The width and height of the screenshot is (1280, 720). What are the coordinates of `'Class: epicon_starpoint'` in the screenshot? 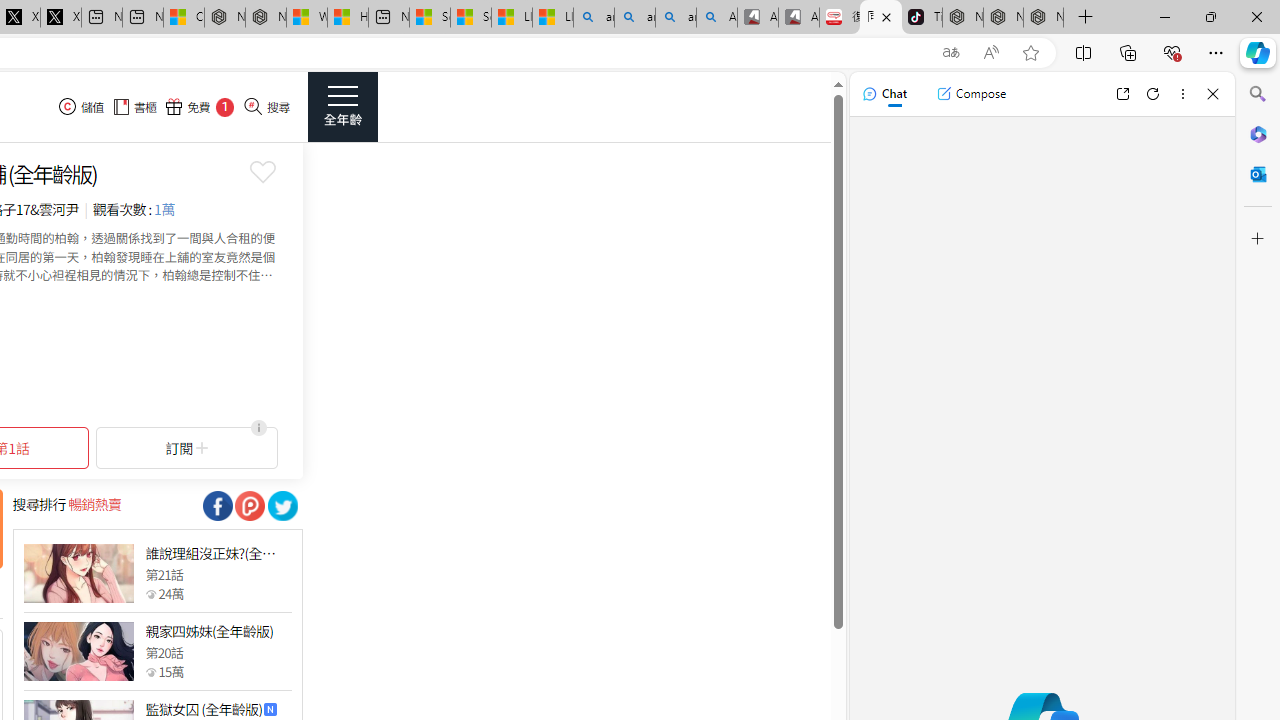 It's located at (150, 671).